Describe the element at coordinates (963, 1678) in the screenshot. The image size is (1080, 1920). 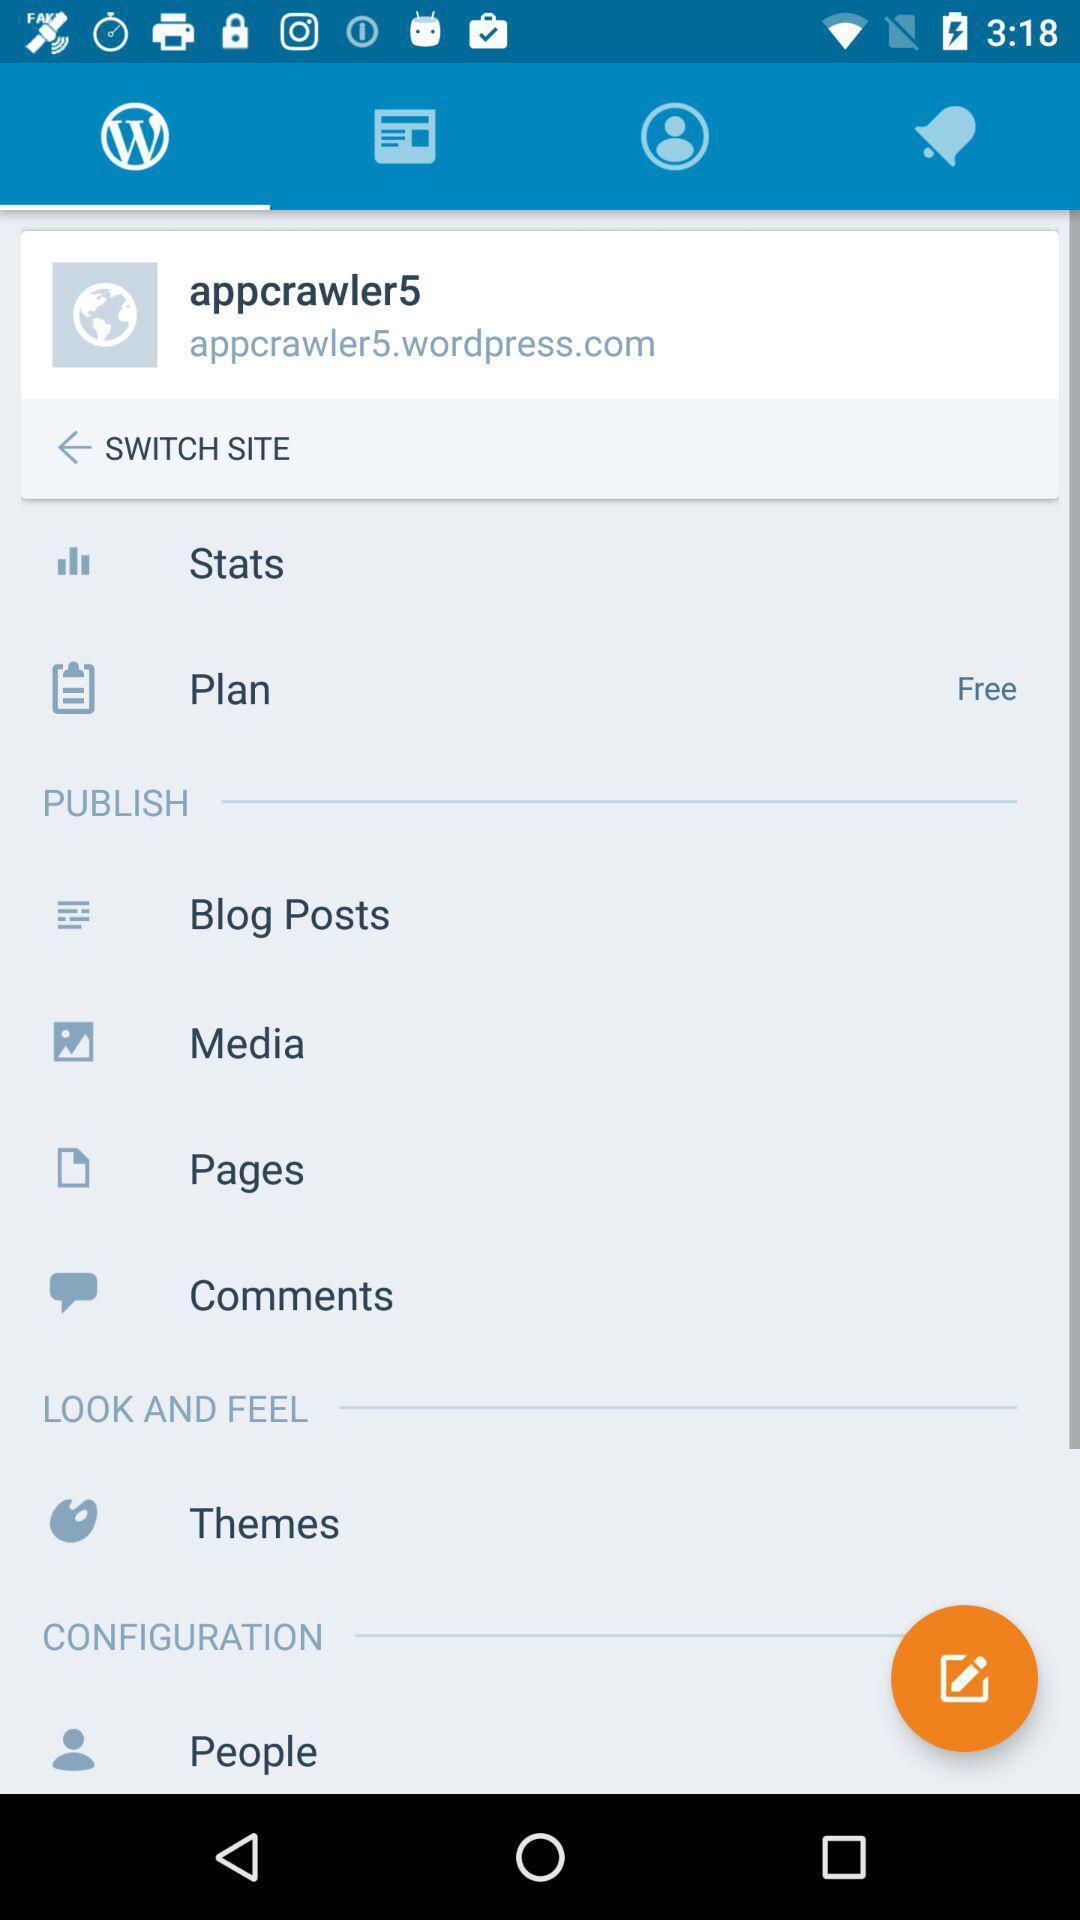
I see `icon next to configuration icon` at that location.